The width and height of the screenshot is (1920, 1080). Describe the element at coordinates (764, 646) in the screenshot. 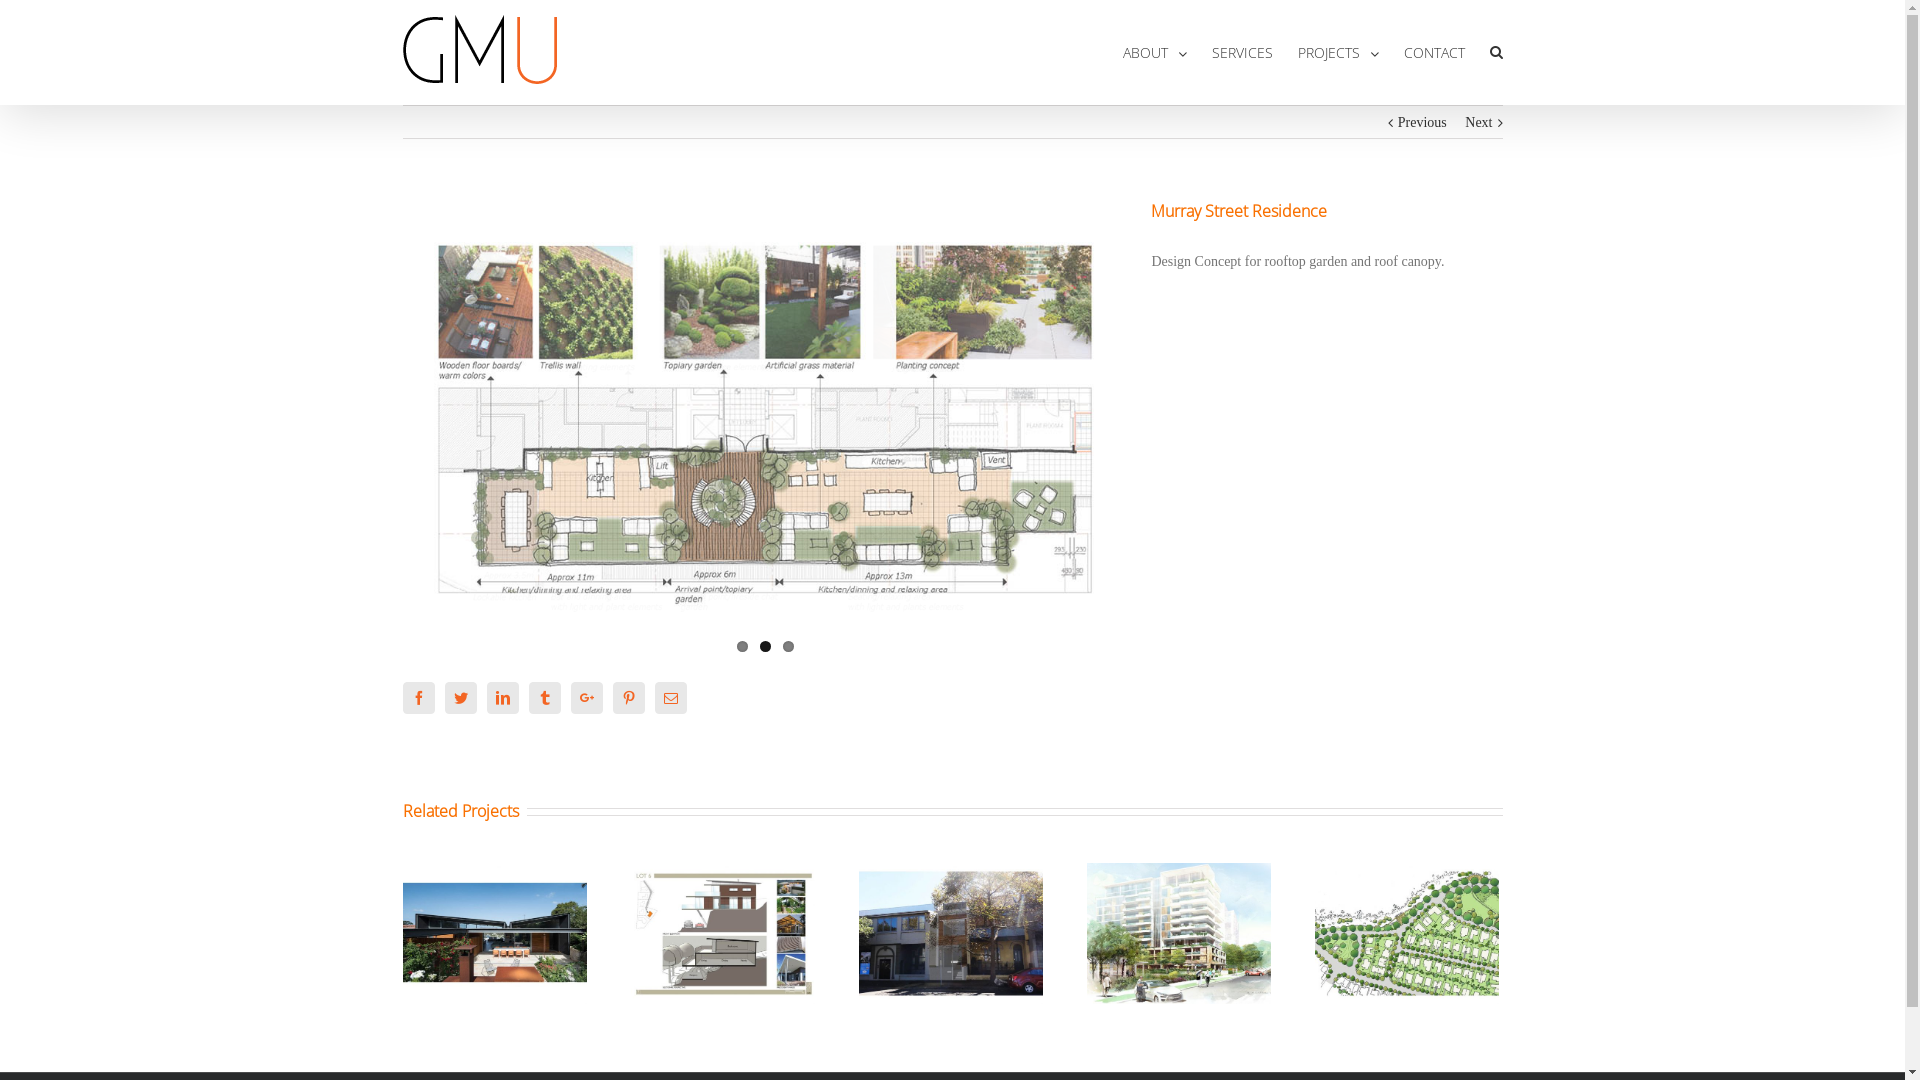

I see `'2'` at that location.